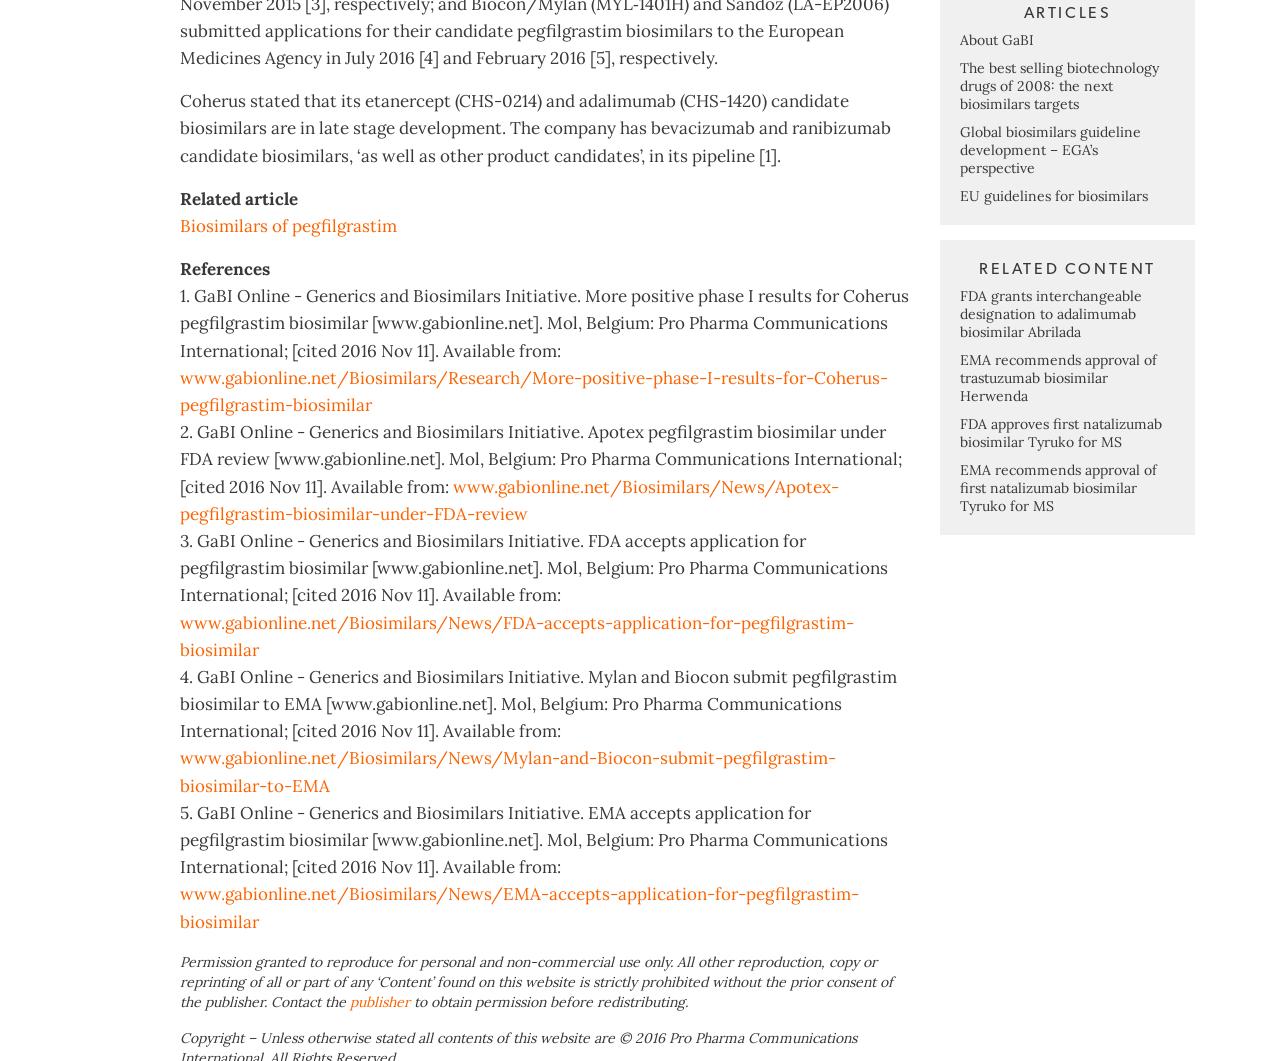  What do you see at coordinates (1059, 510) in the screenshot?
I see `'FDA approves first natalizumab biosimilar Tyruko for MS'` at bounding box center [1059, 510].